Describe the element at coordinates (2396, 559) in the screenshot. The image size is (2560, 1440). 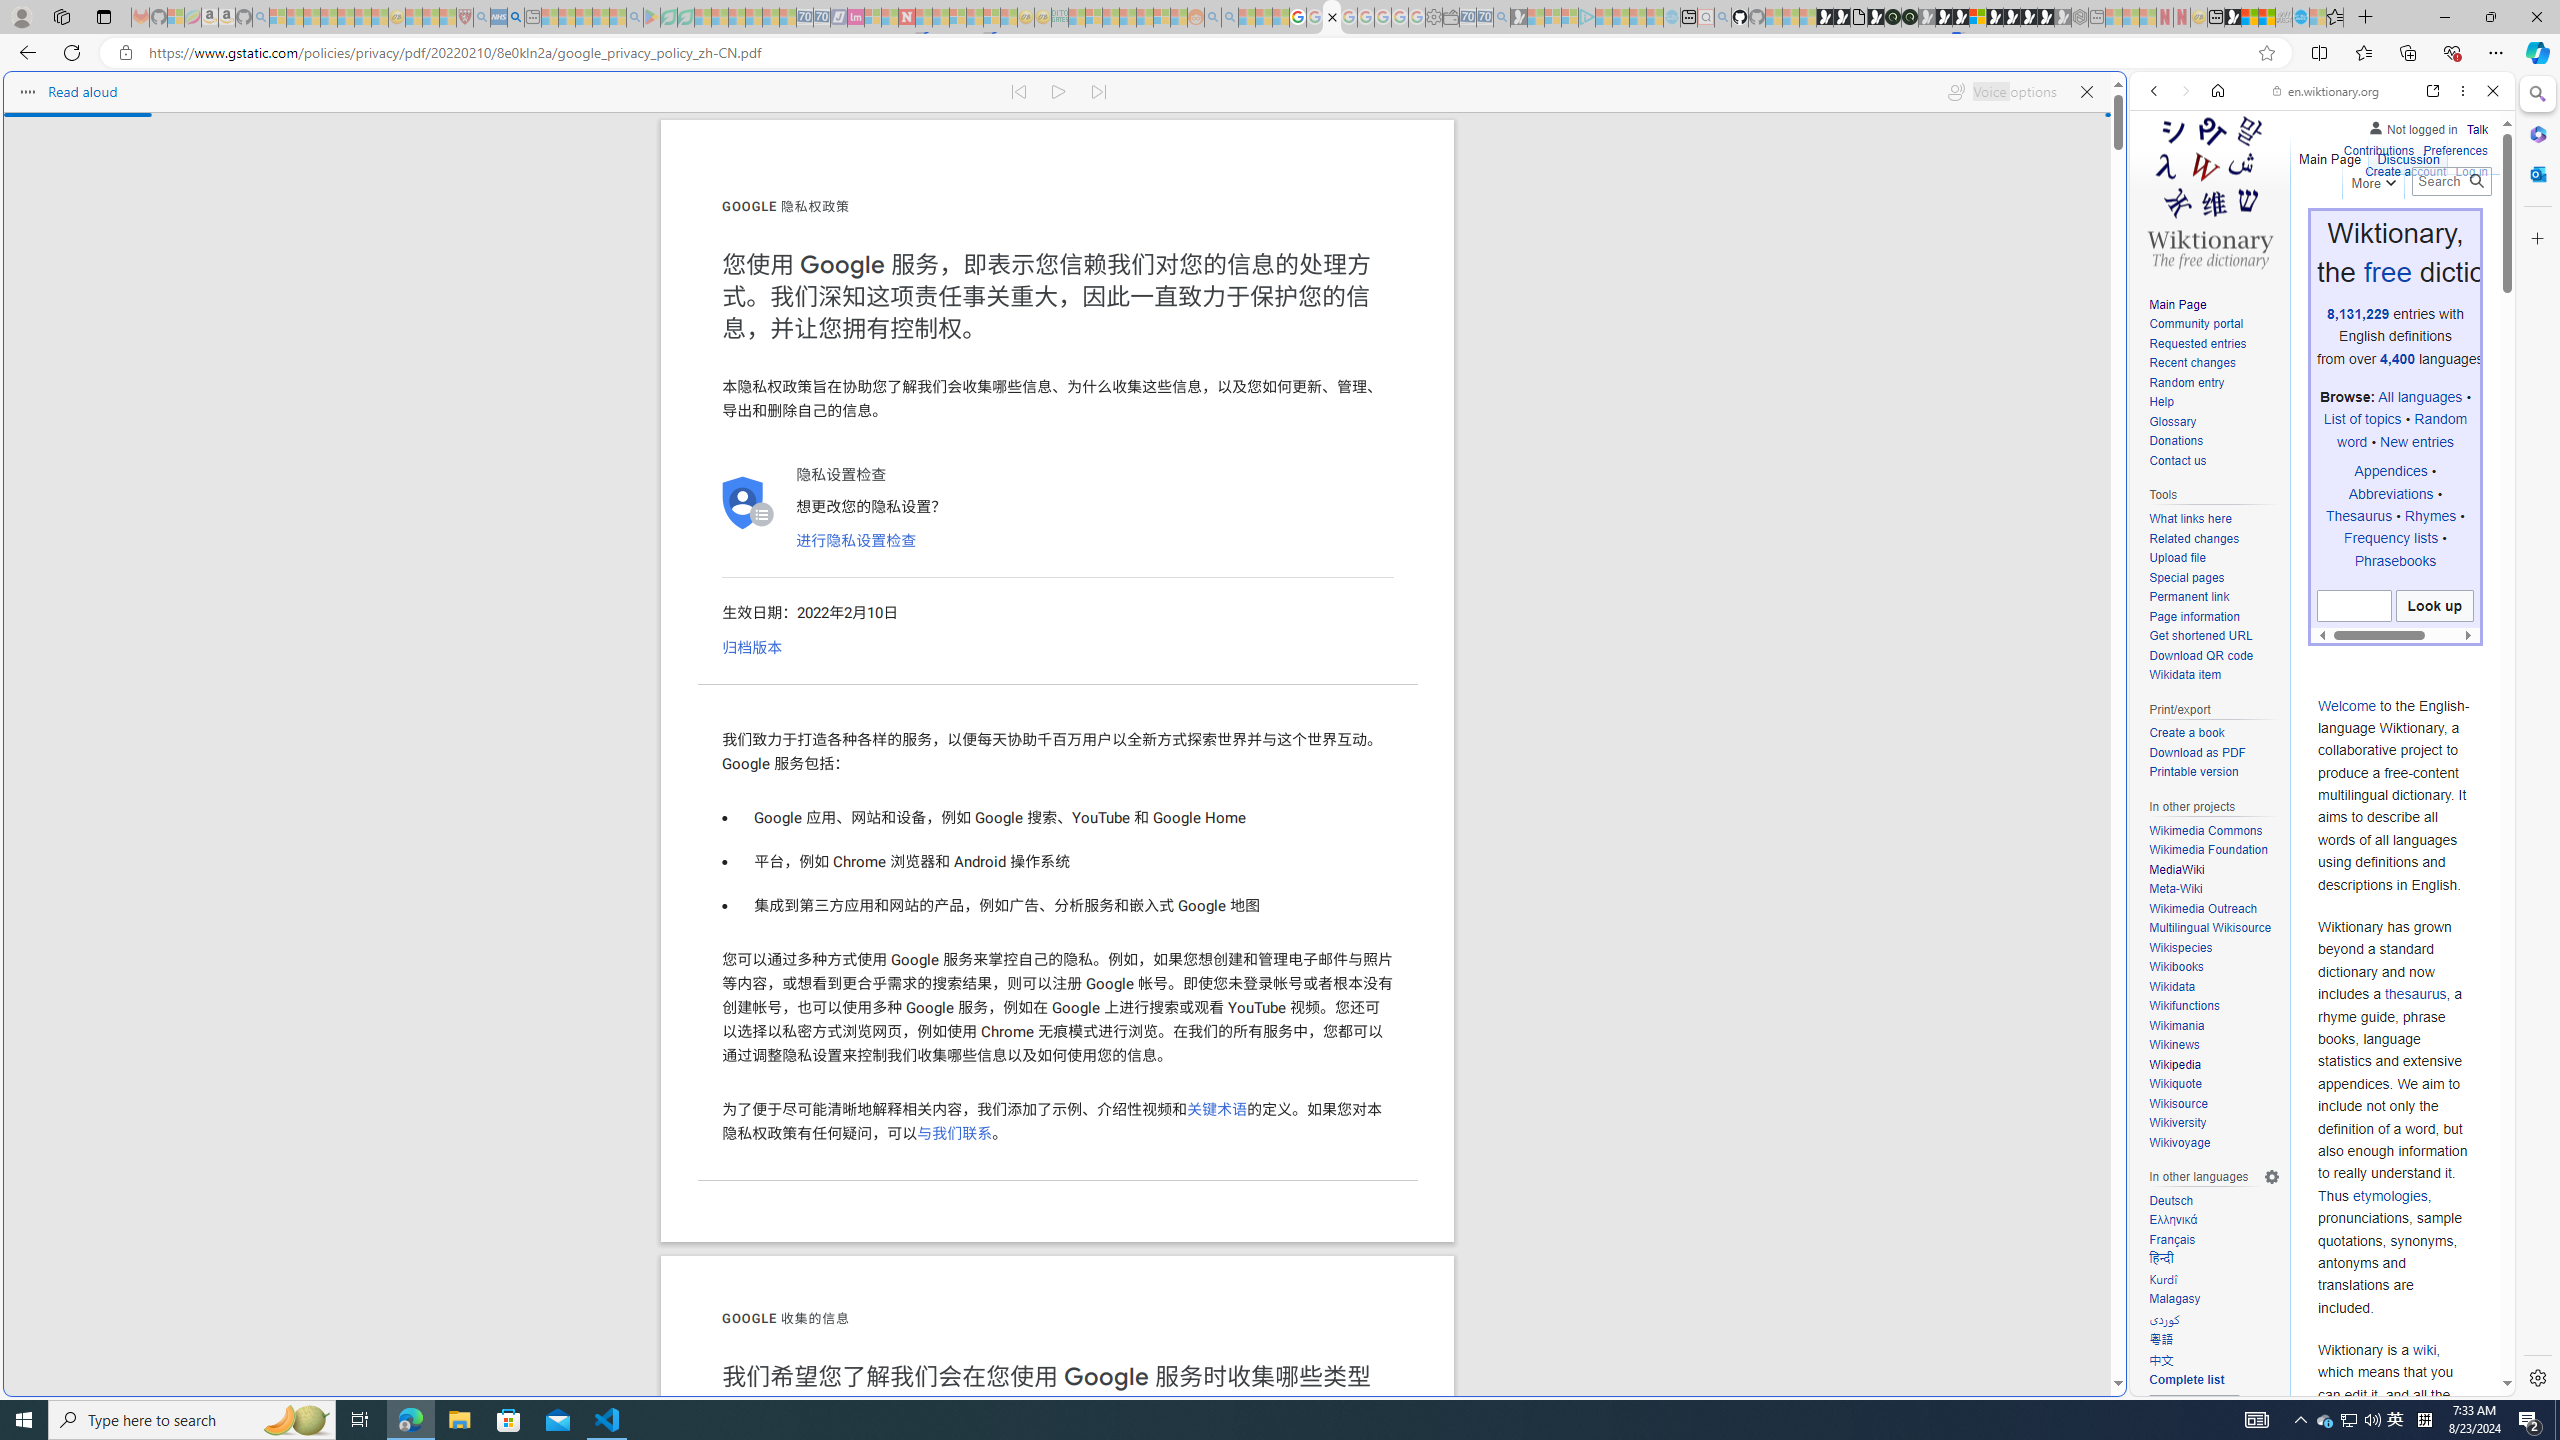
I see `'Phrasebooks'` at that location.